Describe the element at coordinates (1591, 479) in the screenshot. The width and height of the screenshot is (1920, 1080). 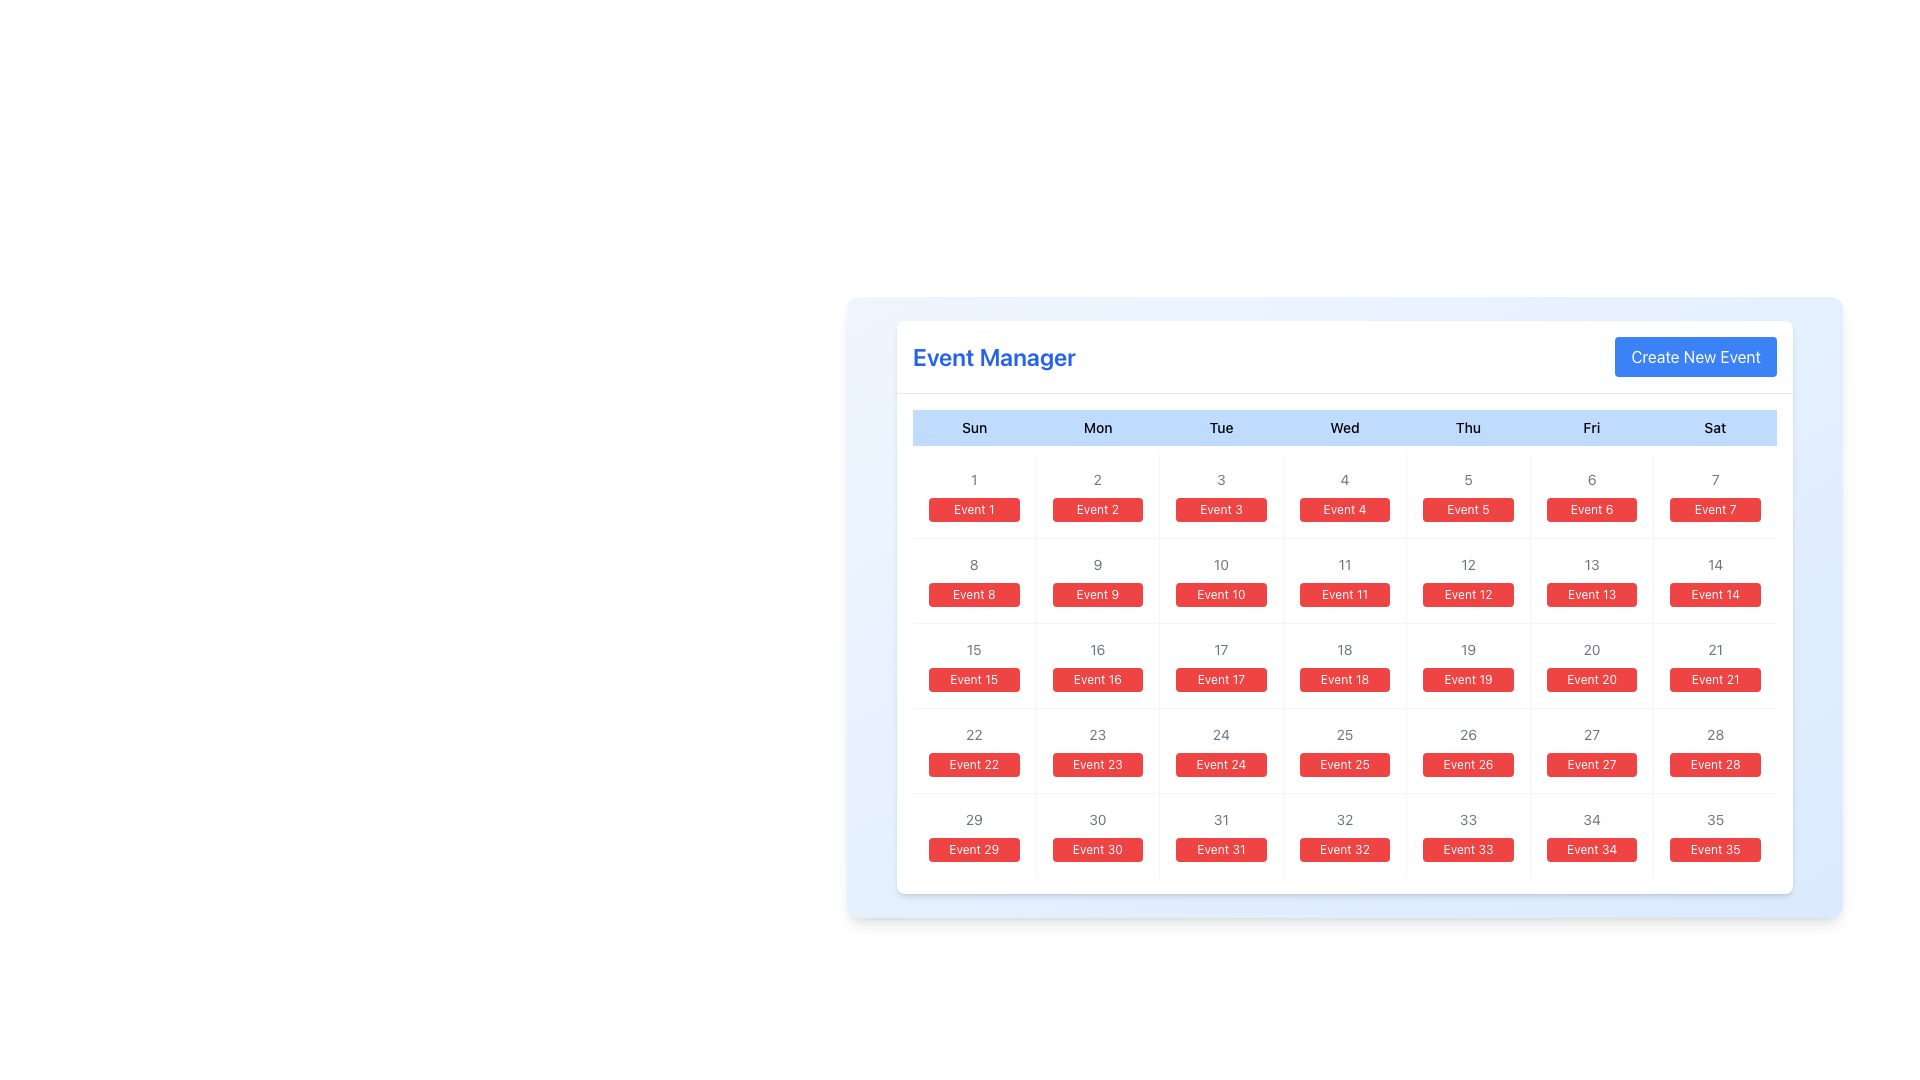
I see `the text label displaying '6' in gray font color, which is positioned above the red button labeled 'Event 6' in the Friday column of a calendar layout` at that location.